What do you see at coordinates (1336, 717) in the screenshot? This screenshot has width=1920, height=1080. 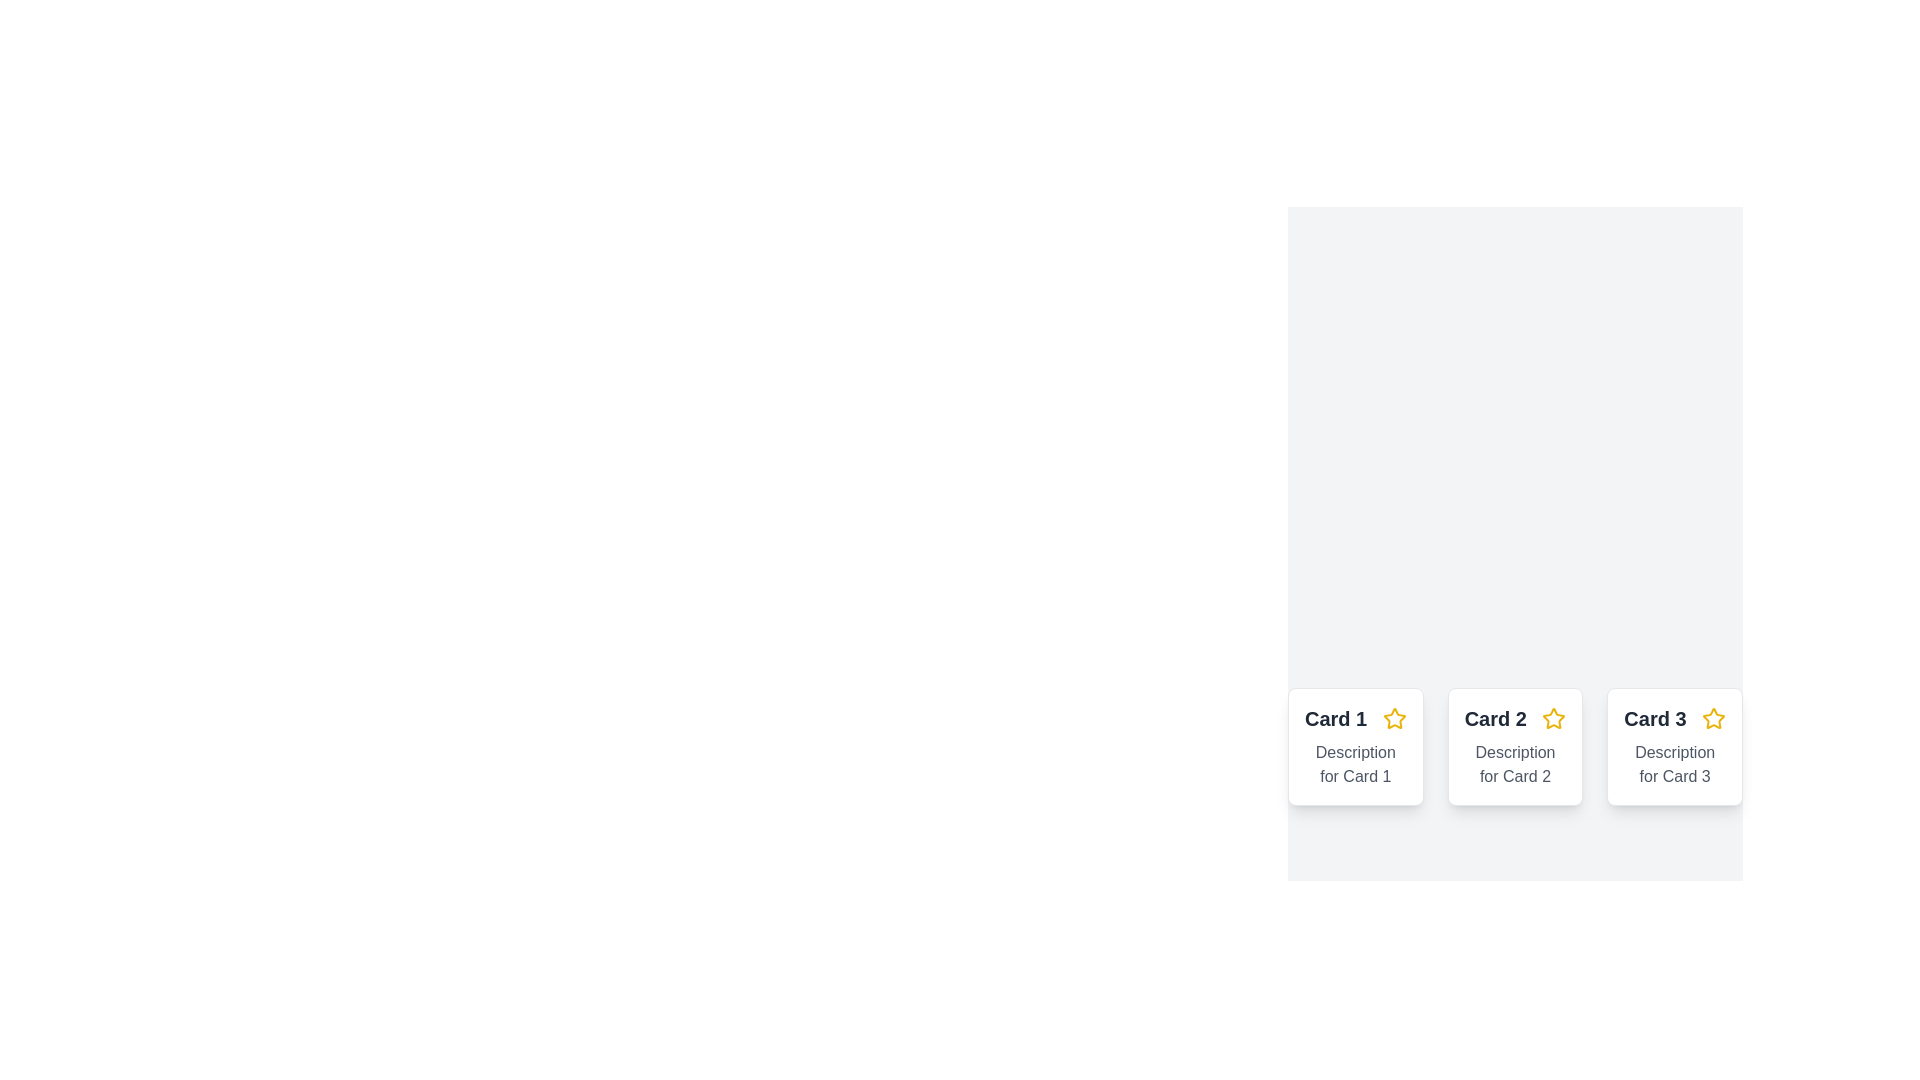 I see `the text label displaying 'Card 1', which is bold and prominently styled within a card interface` at bounding box center [1336, 717].